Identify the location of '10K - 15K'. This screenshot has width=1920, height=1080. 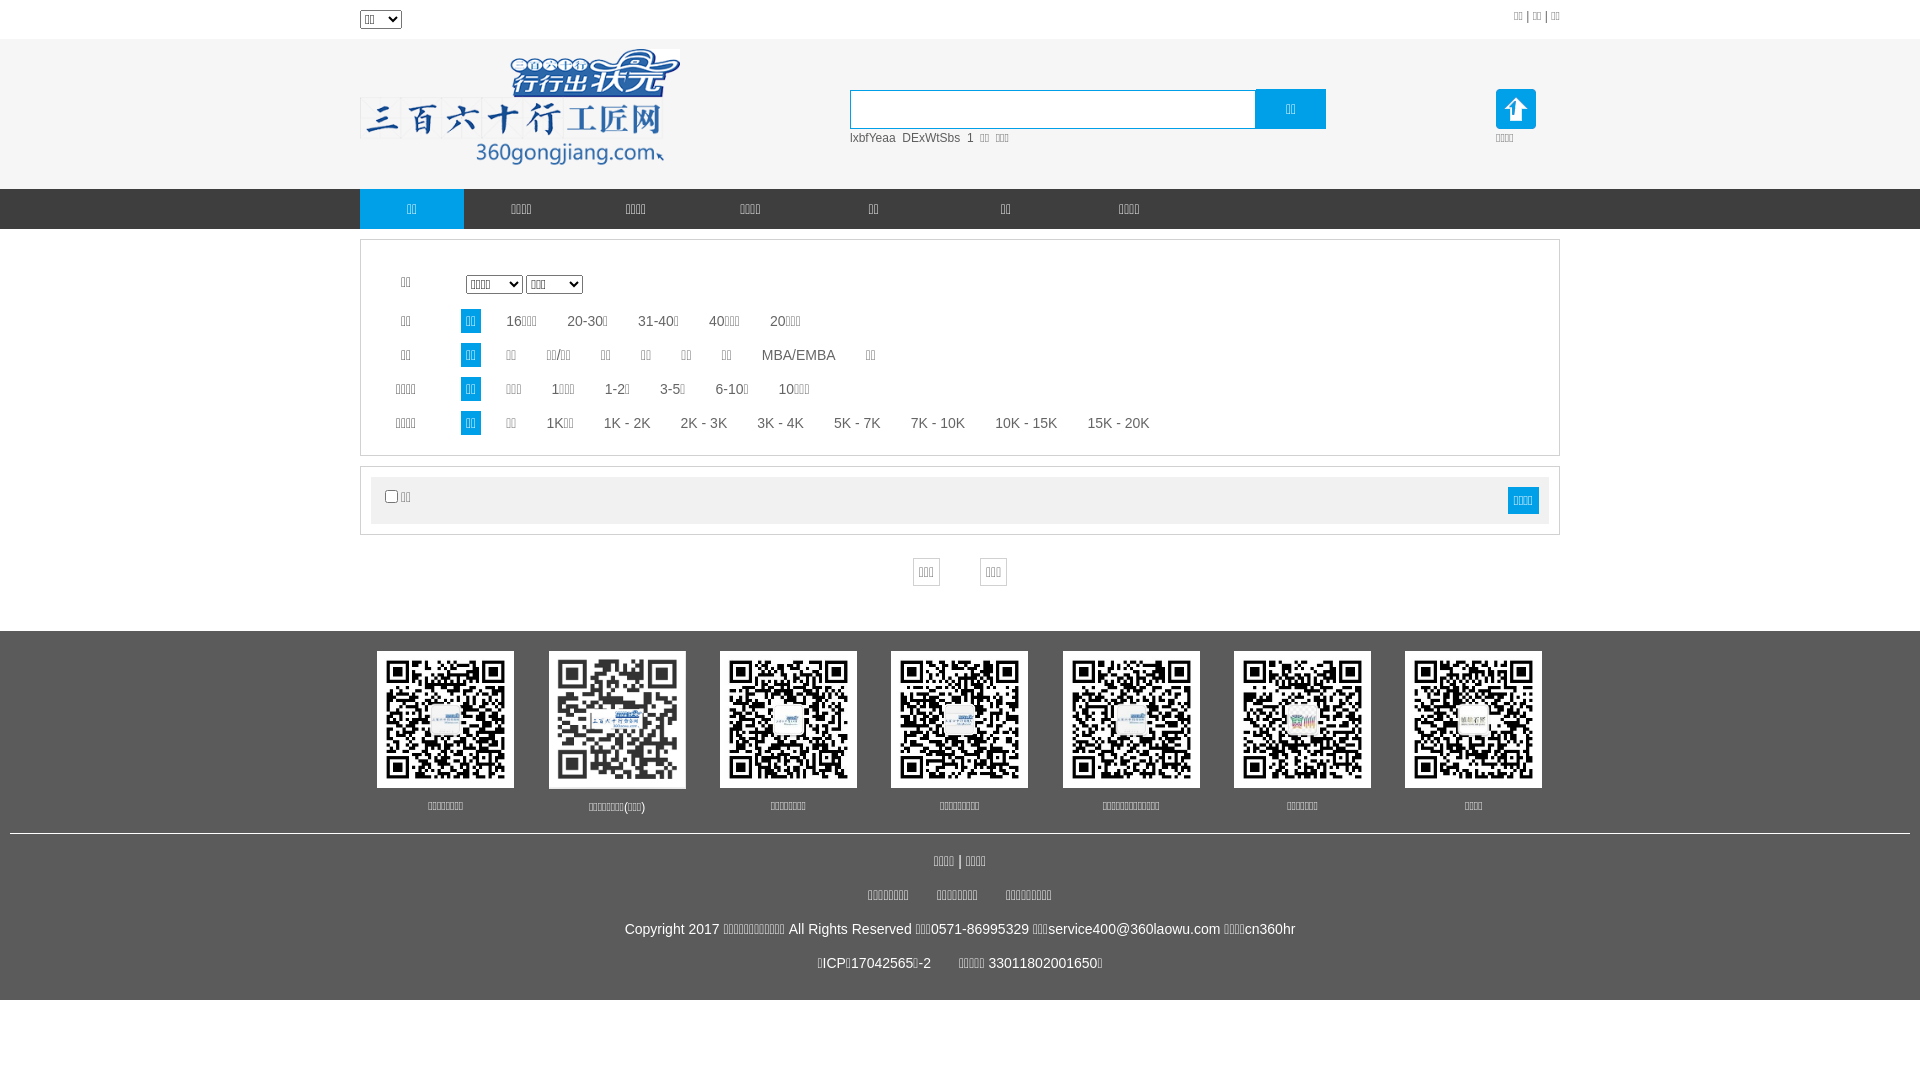
(994, 422).